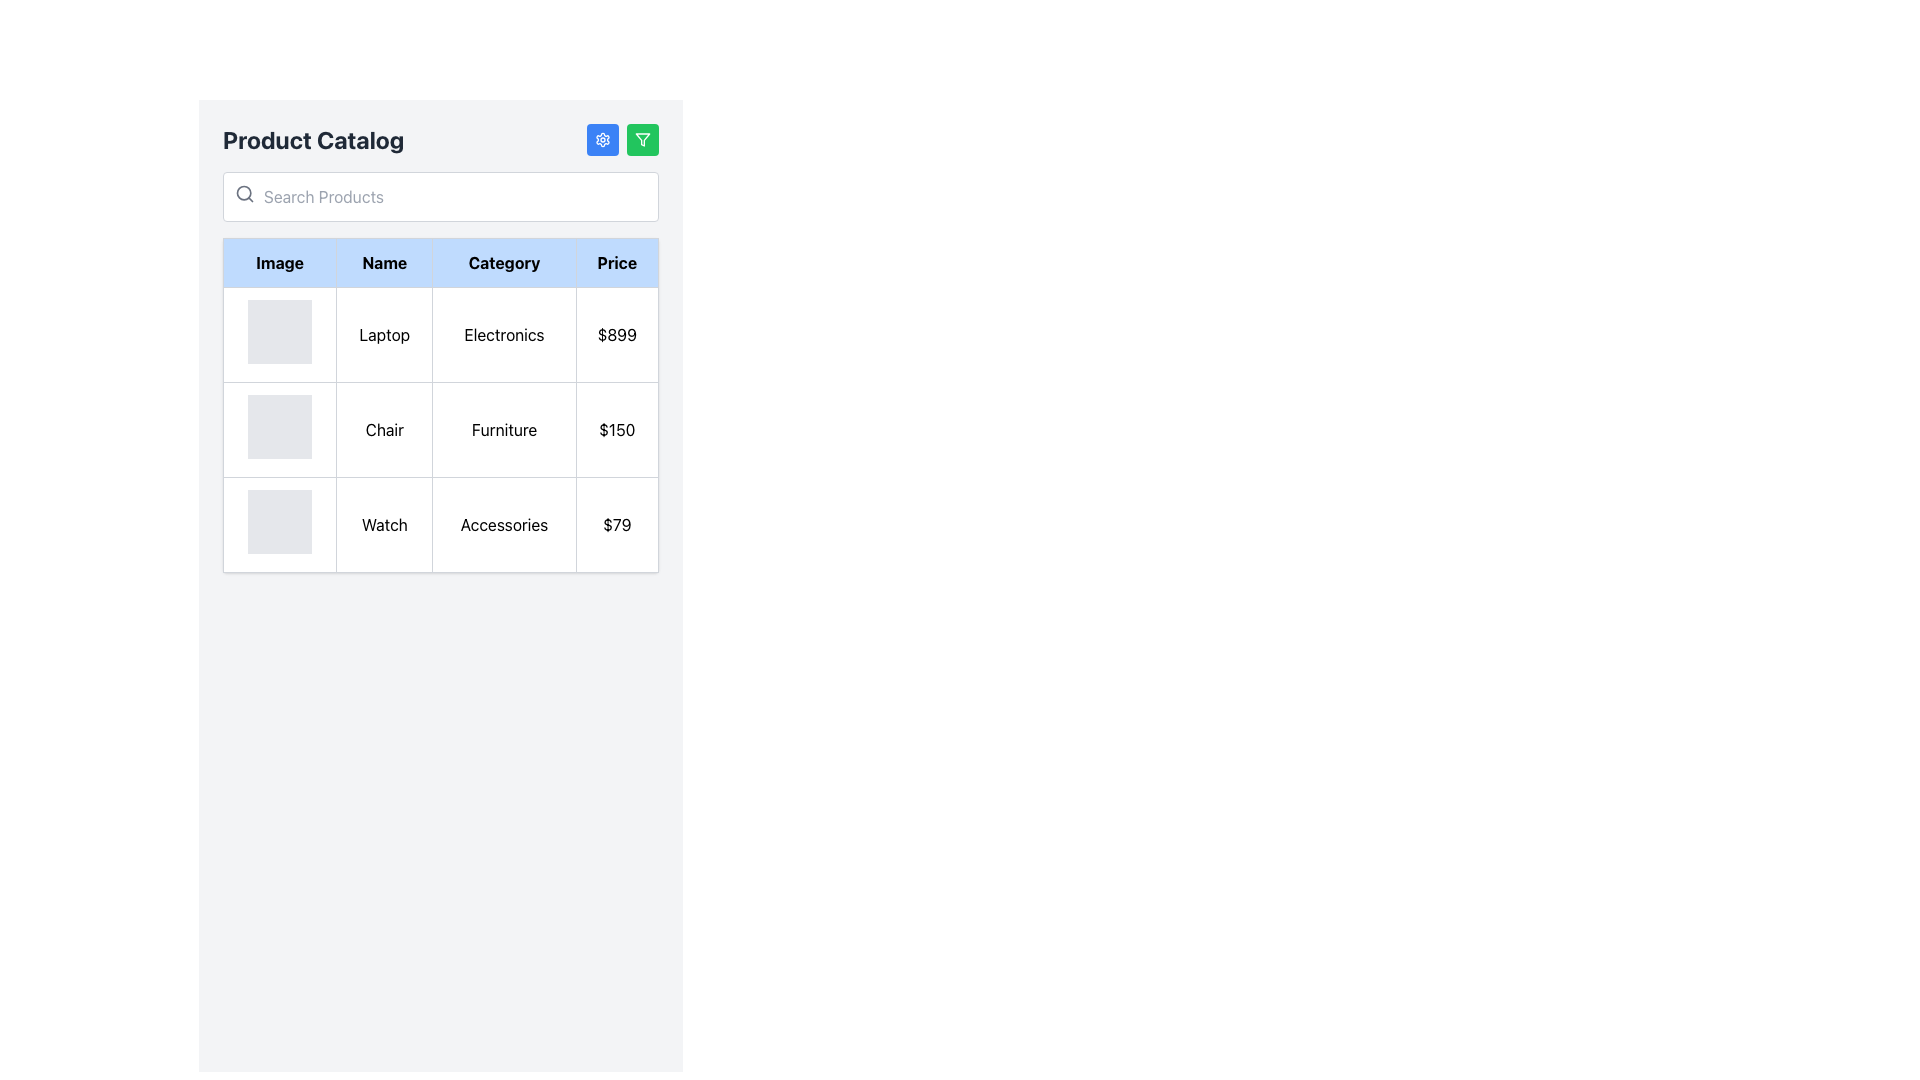 The height and width of the screenshot is (1080, 1920). I want to click on the settings button located in the top-right corner above the 'Product Catalog' table, so click(602, 138).